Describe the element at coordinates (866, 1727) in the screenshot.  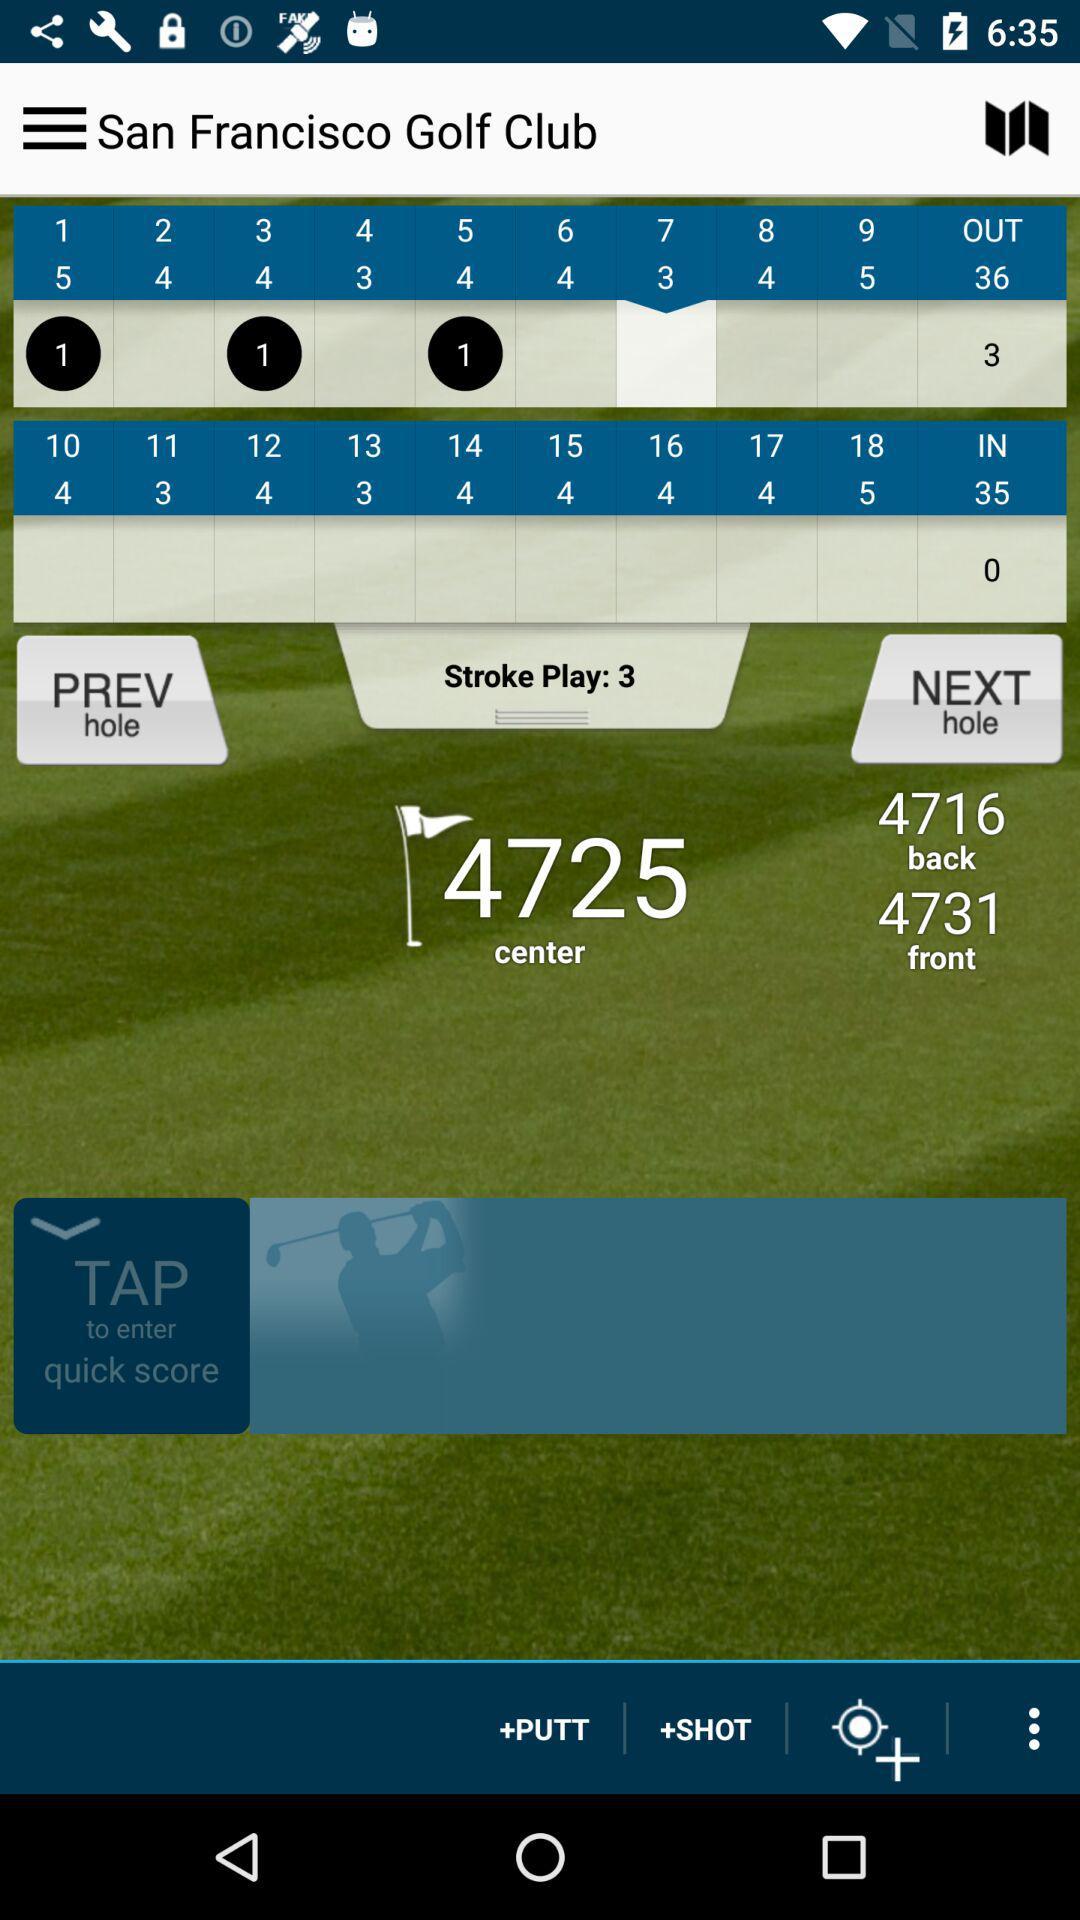
I see `the location_crosshair icon` at that location.